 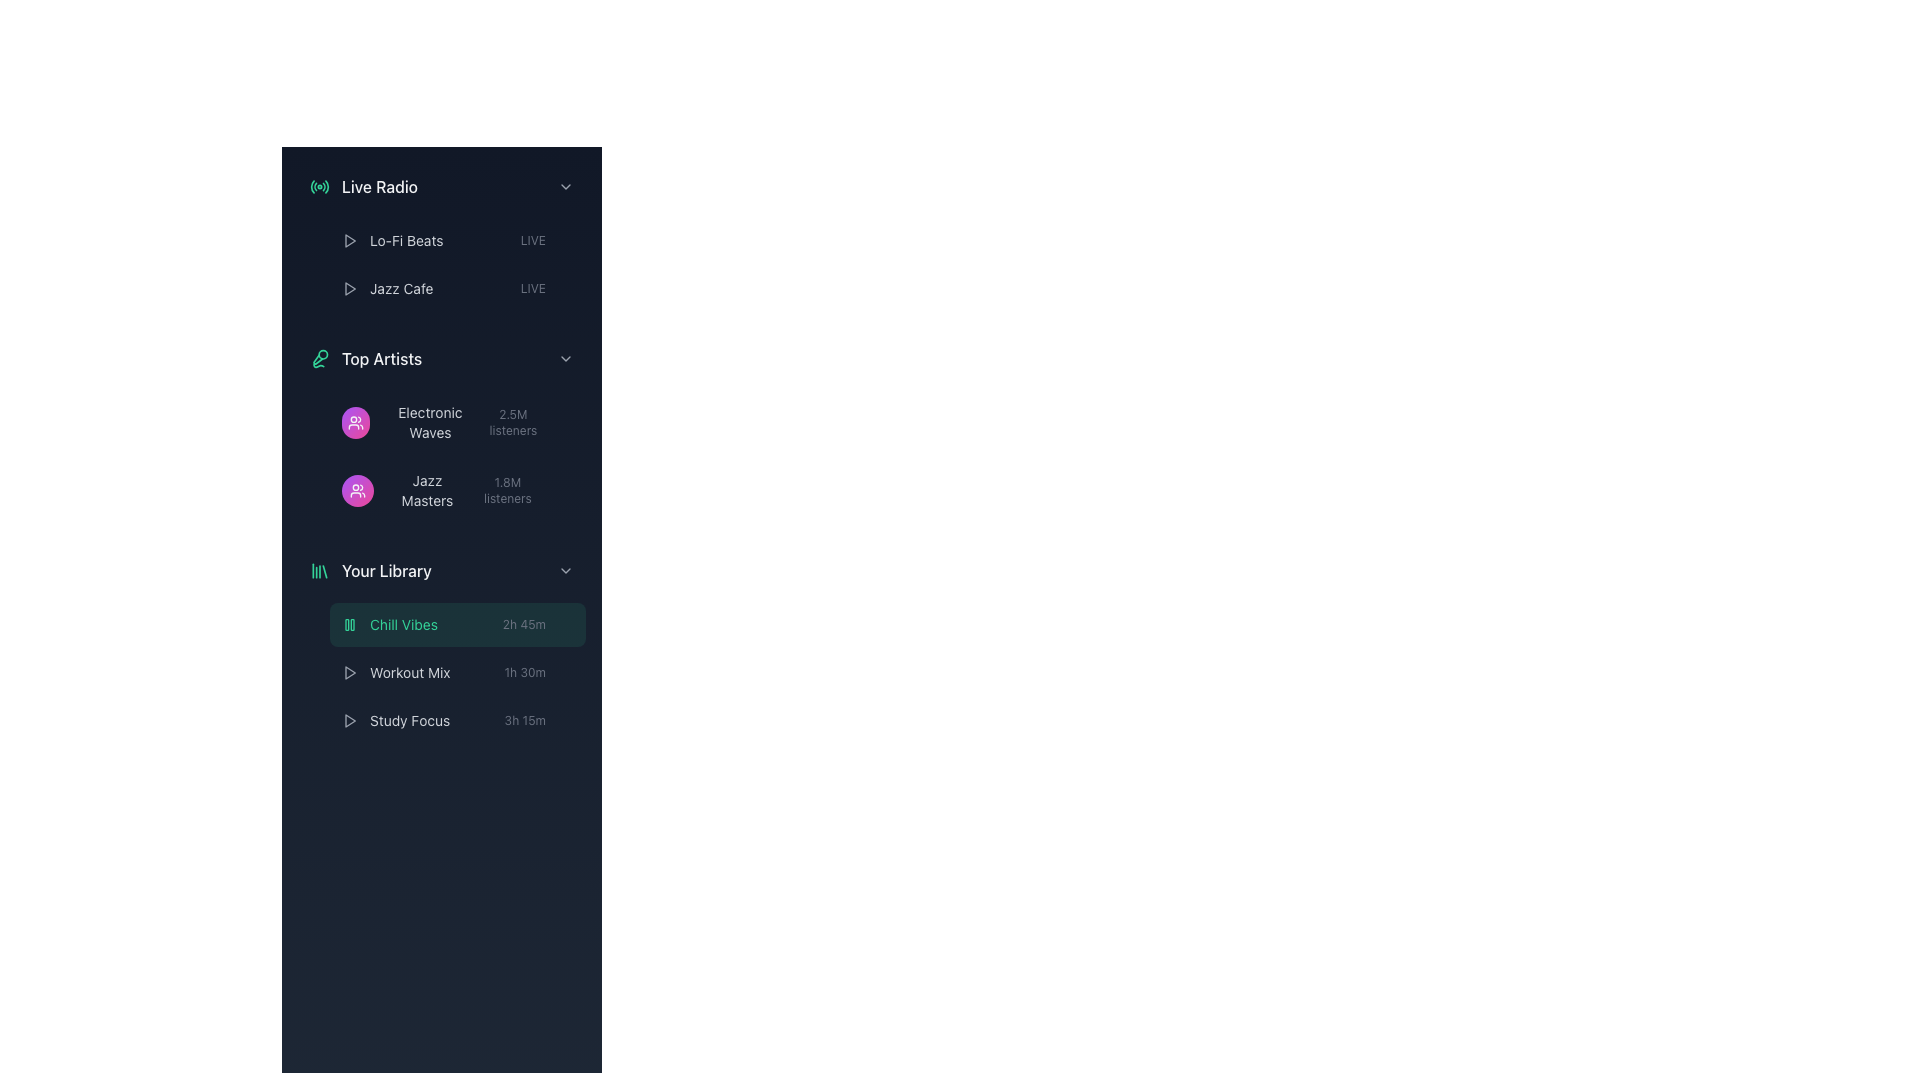 I want to click on the ListItem representing the available live radio channels in the 'Live Radio' section for interaction, so click(x=440, y=264).